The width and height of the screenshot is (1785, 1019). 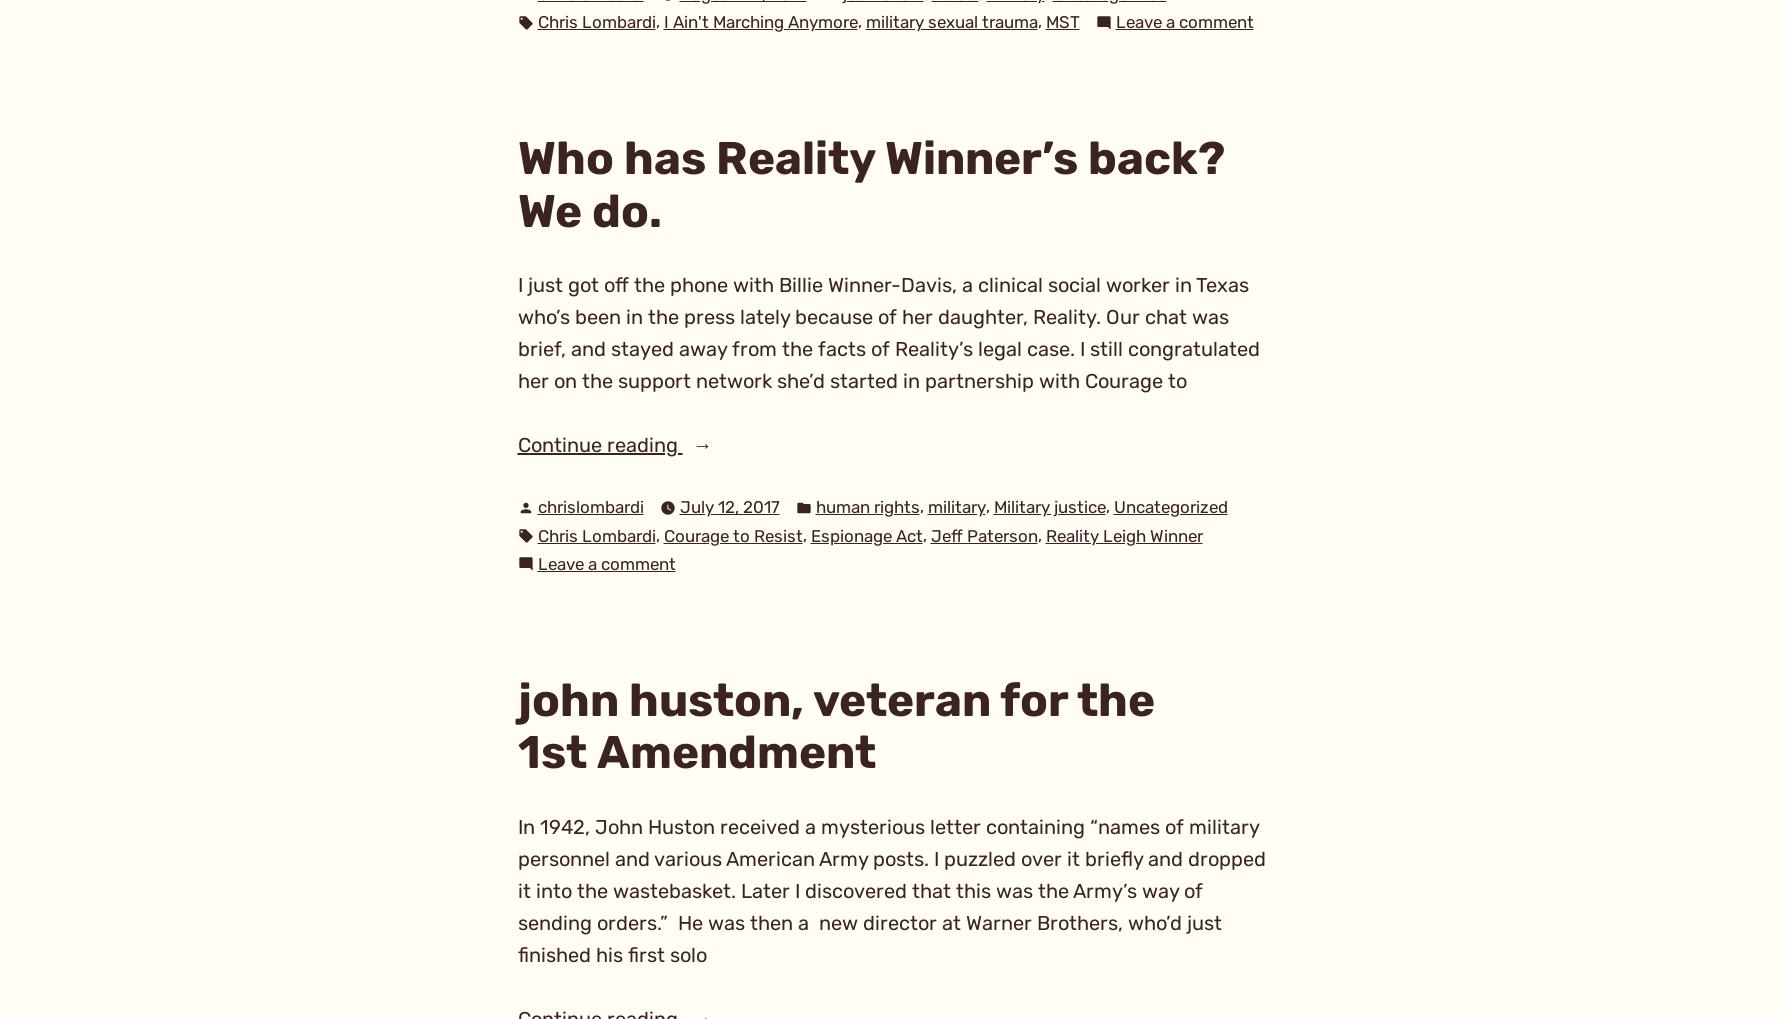 I want to click on 'July 12, 2017', so click(x=727, y=505).